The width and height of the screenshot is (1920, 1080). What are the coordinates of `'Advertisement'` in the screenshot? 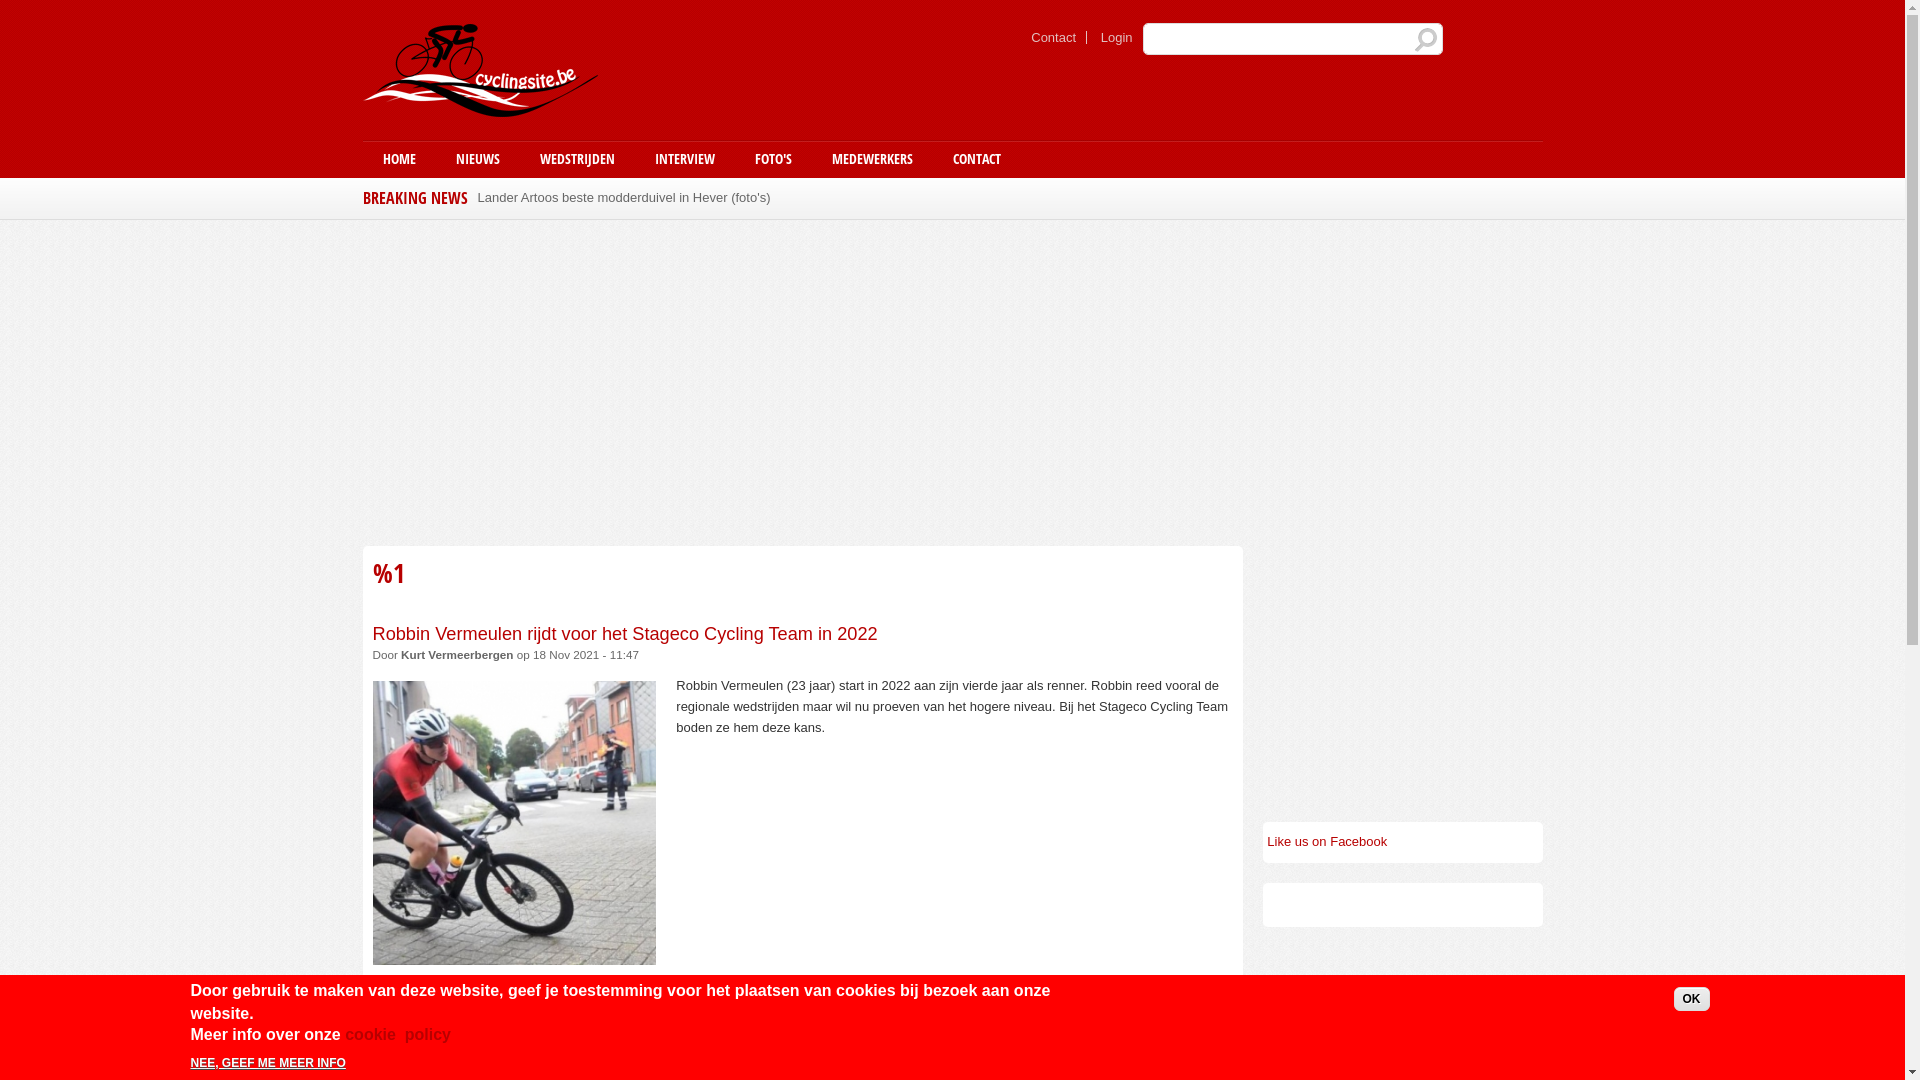 It's located at (1400, 671).